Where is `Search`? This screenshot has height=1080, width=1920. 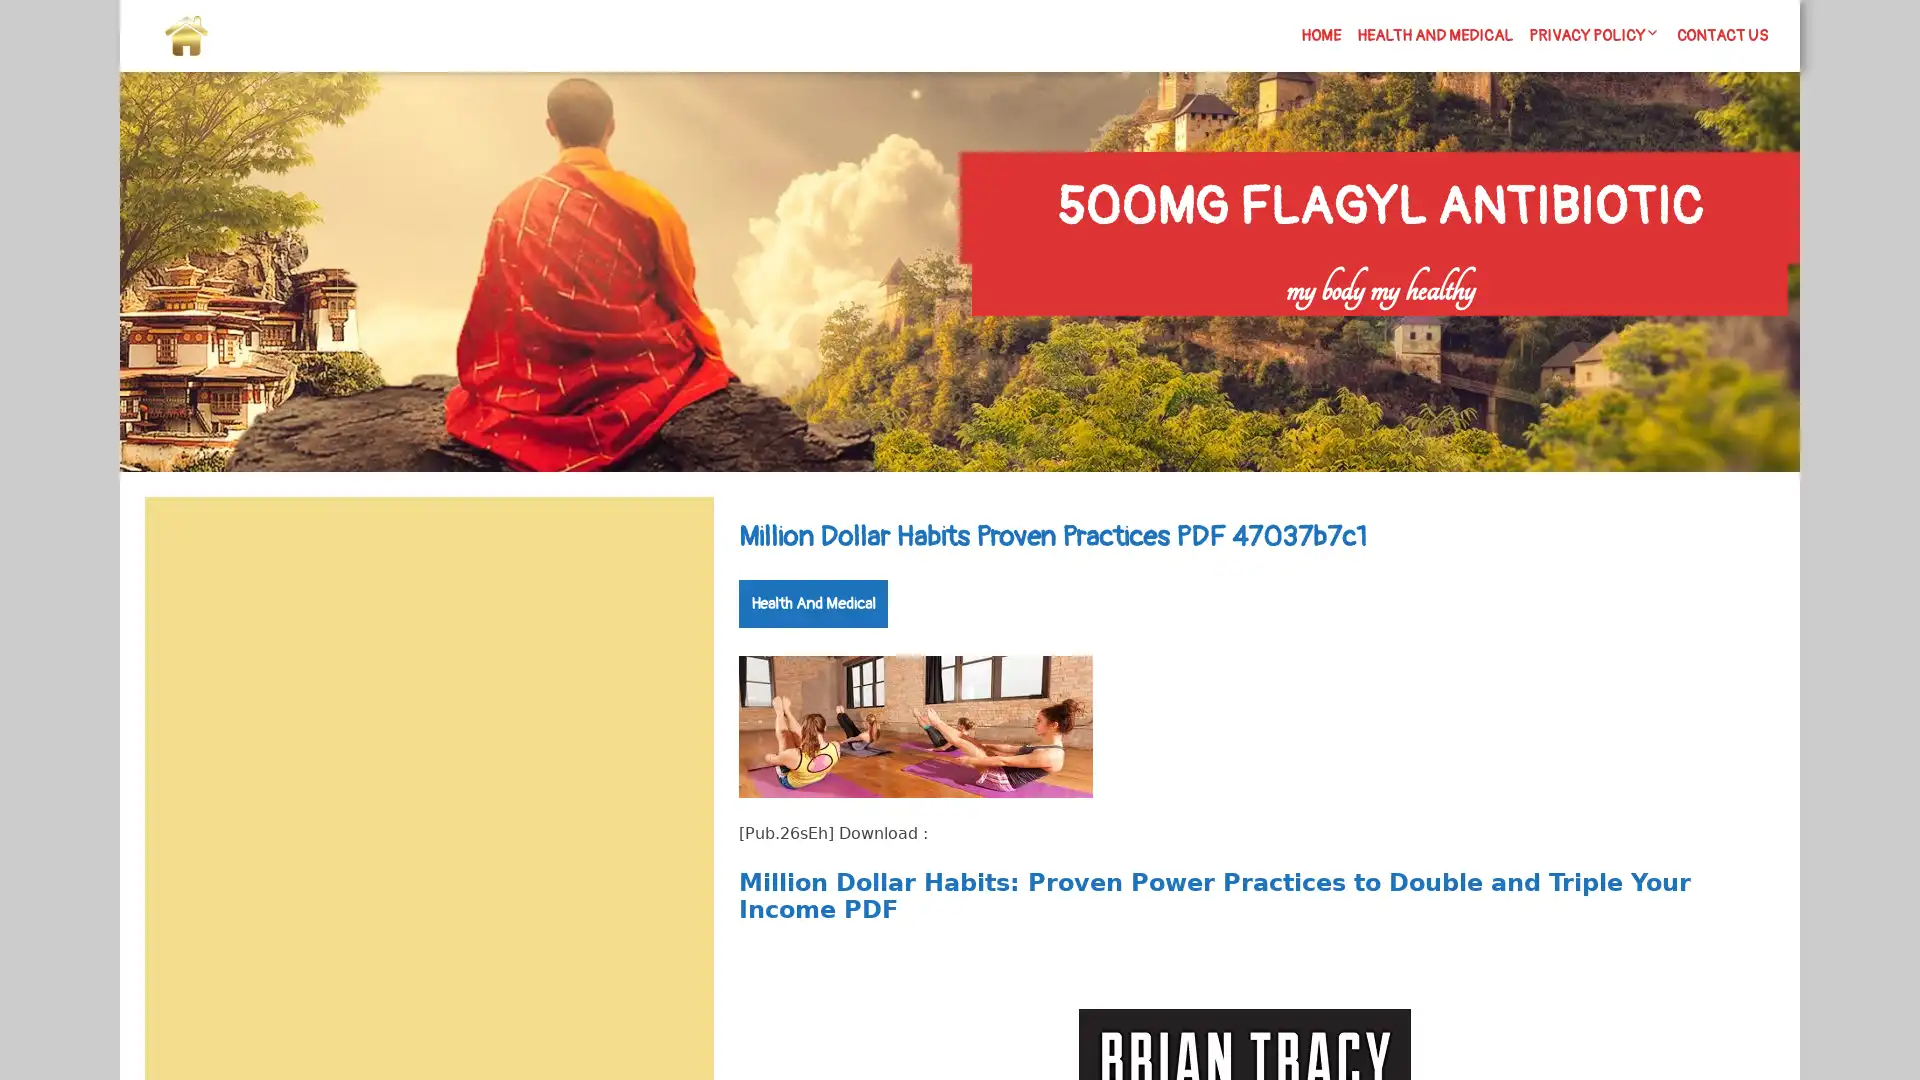 Search is located at coordinates (1557, 327).